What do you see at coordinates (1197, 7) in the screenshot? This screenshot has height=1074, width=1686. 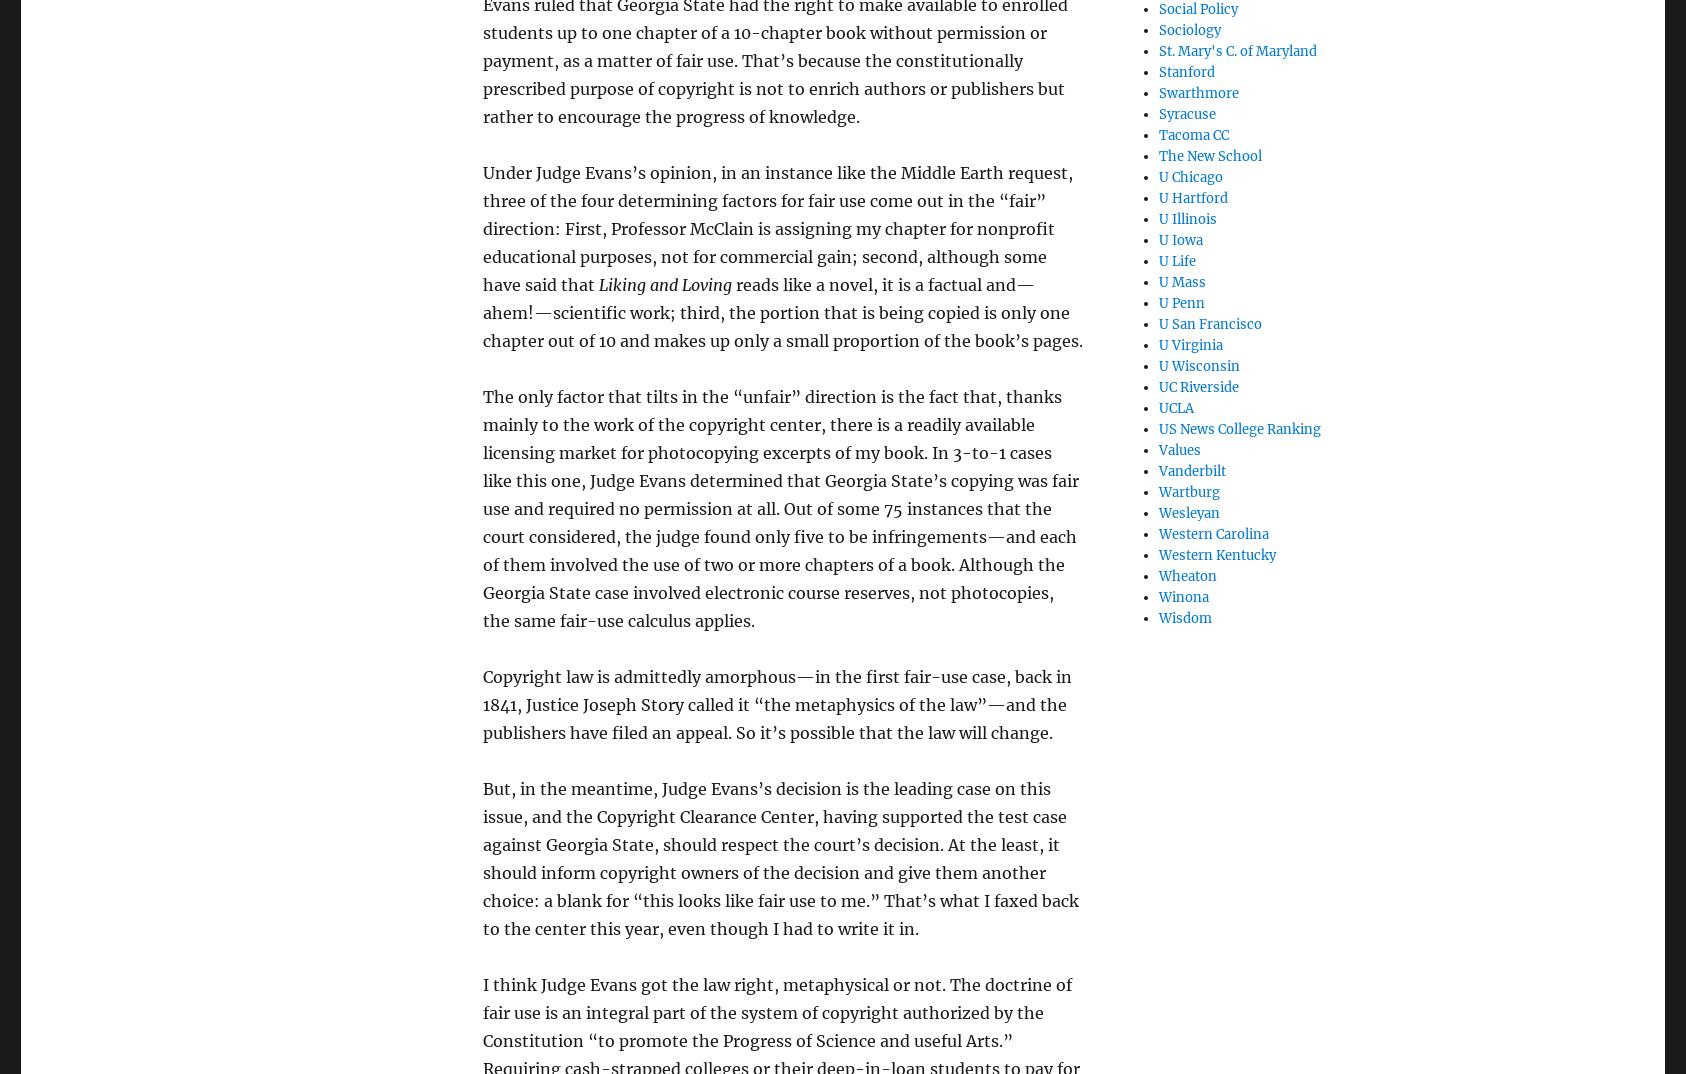 I see `'Social Policy'` at bounding box center [1197, 7].